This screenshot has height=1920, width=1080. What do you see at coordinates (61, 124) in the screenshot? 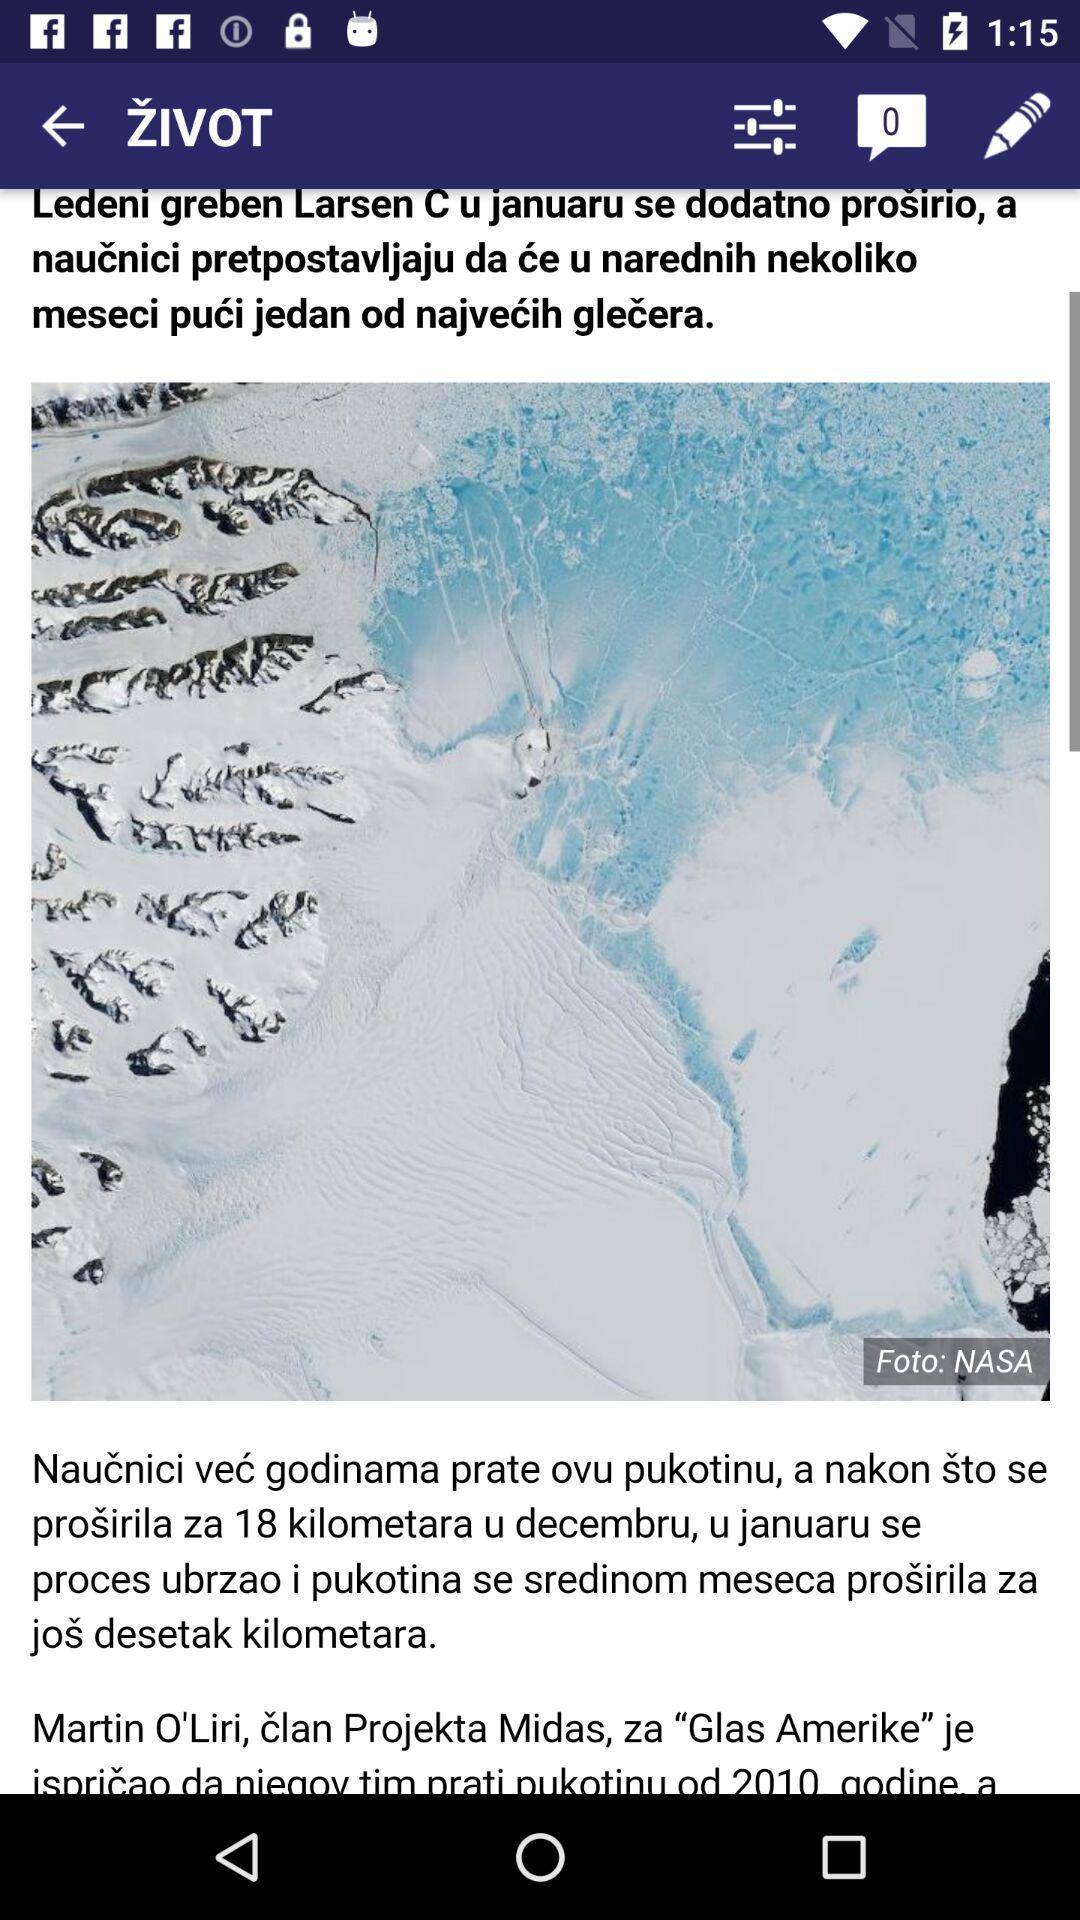
I see `the arrow_backward icon` at bounding box center [61, 124].